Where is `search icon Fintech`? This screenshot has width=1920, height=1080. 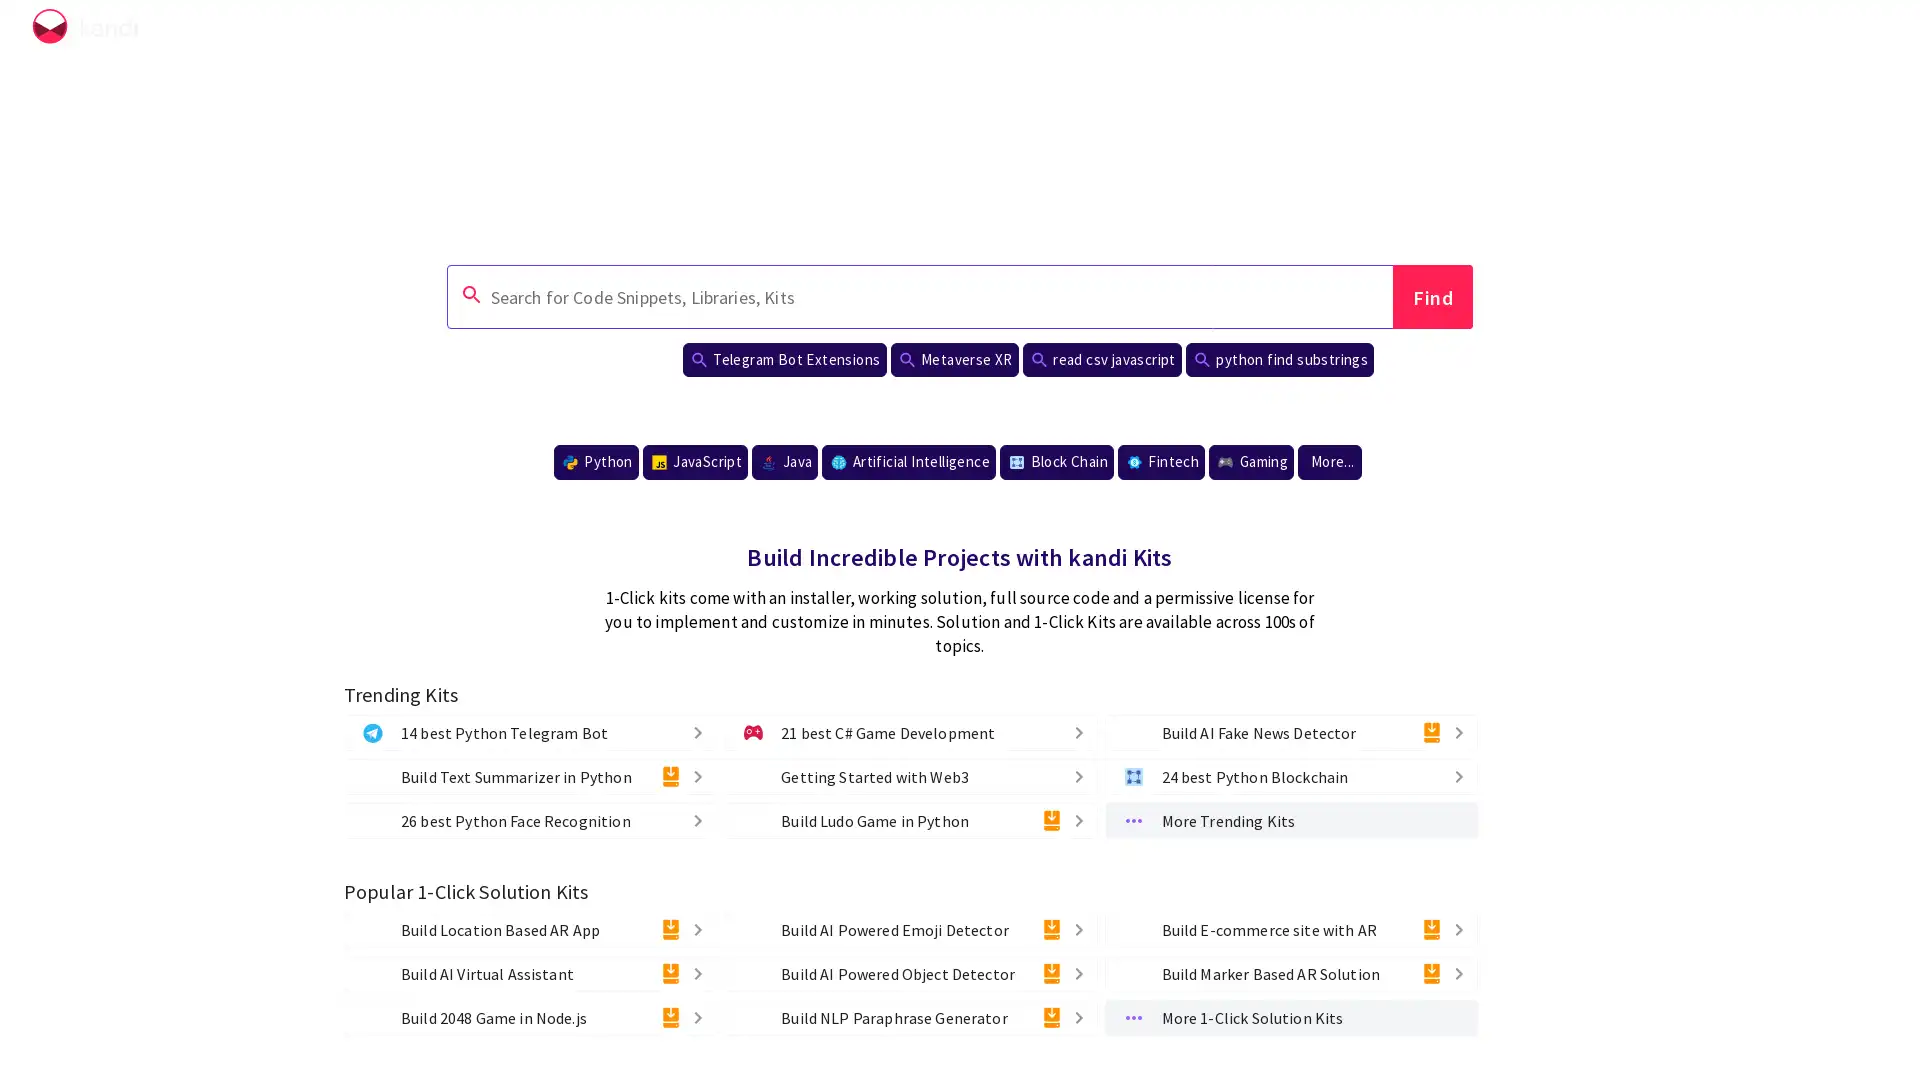
search icon Fintech is located at coordinates (1161, 462).